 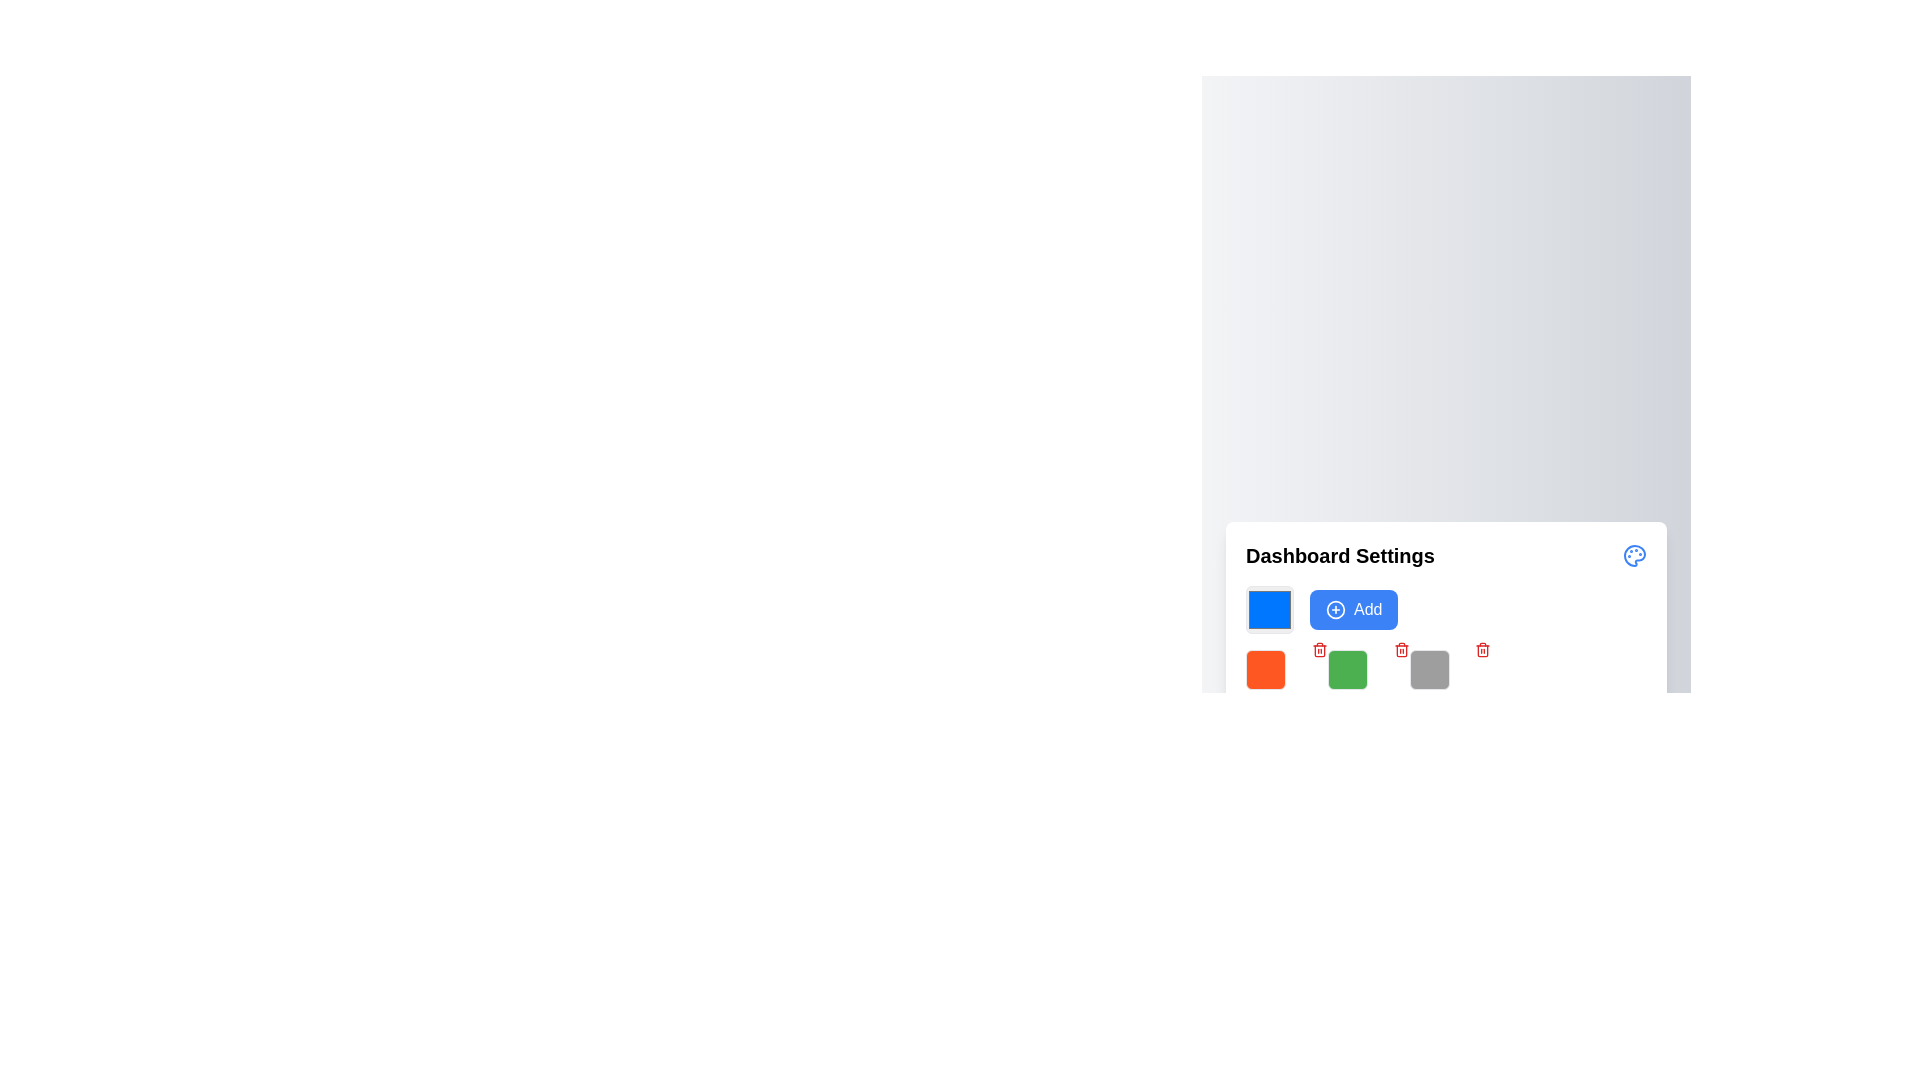 What do you see at coordinates (1269, 608) in the screenshot?
I see `the blue square button with rounded corners located in the left corner of the 'Add' row, as it is the first interactive element before the 'Add' button` at bounding box center [1269, 608].